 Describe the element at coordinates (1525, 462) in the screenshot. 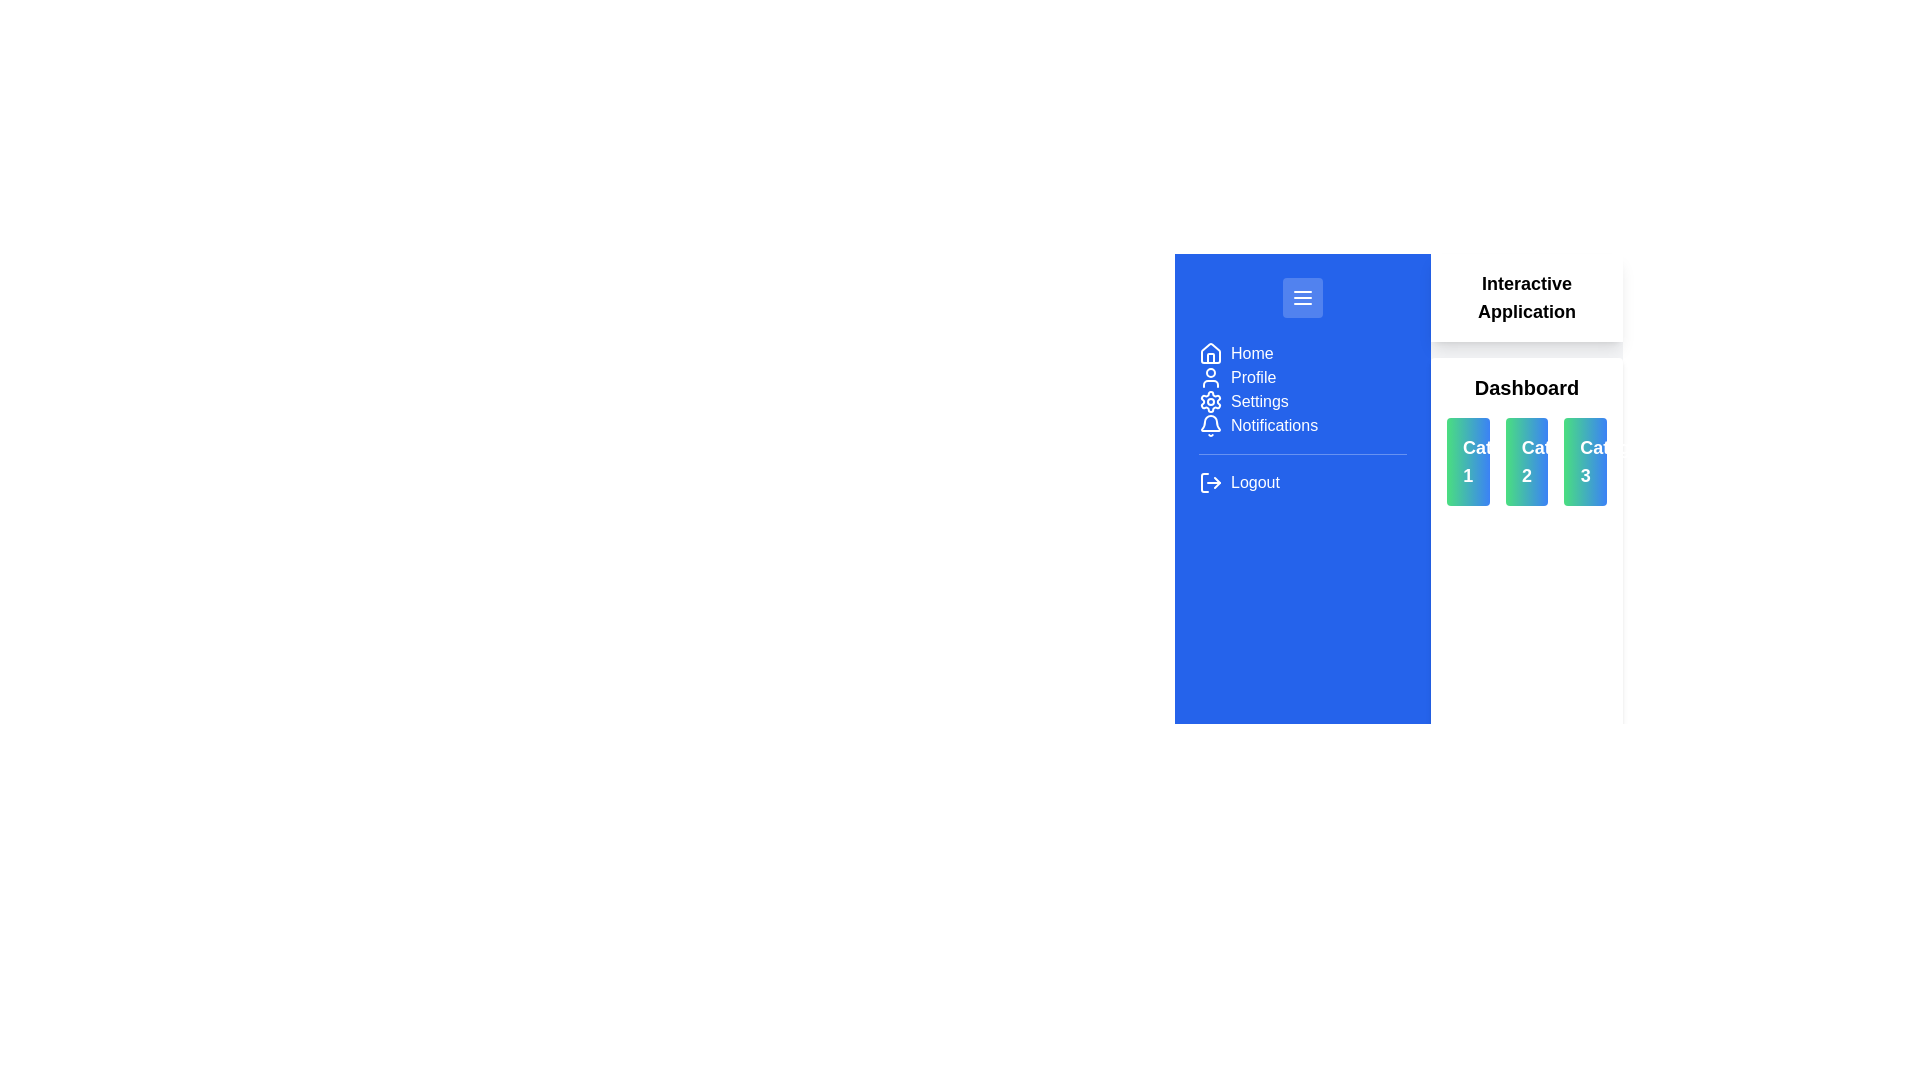

I see `the 'Category 2' button, which is a rectangular button with a gradient background transitioning from green to blue and contains the text 'Category 2' in white, bold font` at that location.